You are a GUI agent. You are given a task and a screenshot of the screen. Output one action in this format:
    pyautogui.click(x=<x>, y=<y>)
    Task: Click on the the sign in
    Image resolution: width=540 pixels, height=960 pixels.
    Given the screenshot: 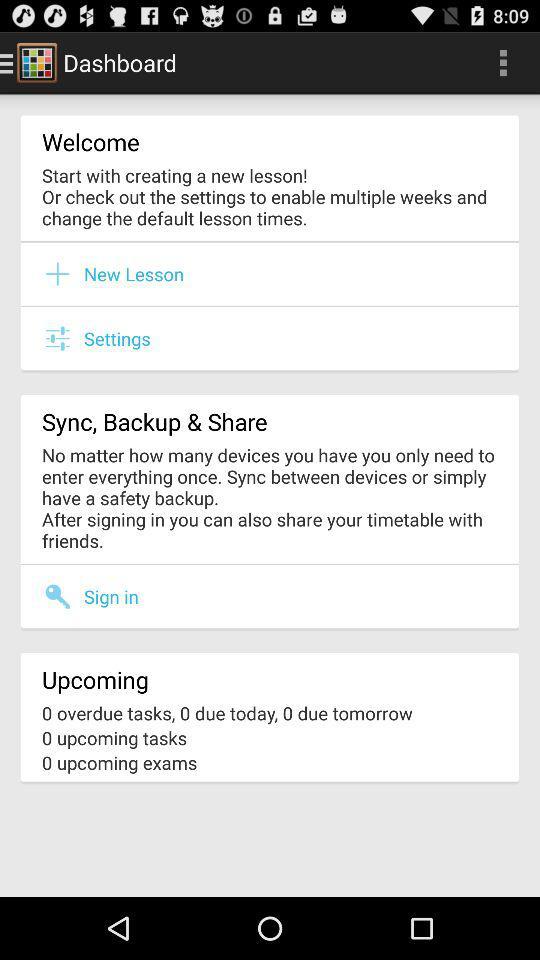 What is the action you would take?
    pyautogui.click(x=111, y=596)
    